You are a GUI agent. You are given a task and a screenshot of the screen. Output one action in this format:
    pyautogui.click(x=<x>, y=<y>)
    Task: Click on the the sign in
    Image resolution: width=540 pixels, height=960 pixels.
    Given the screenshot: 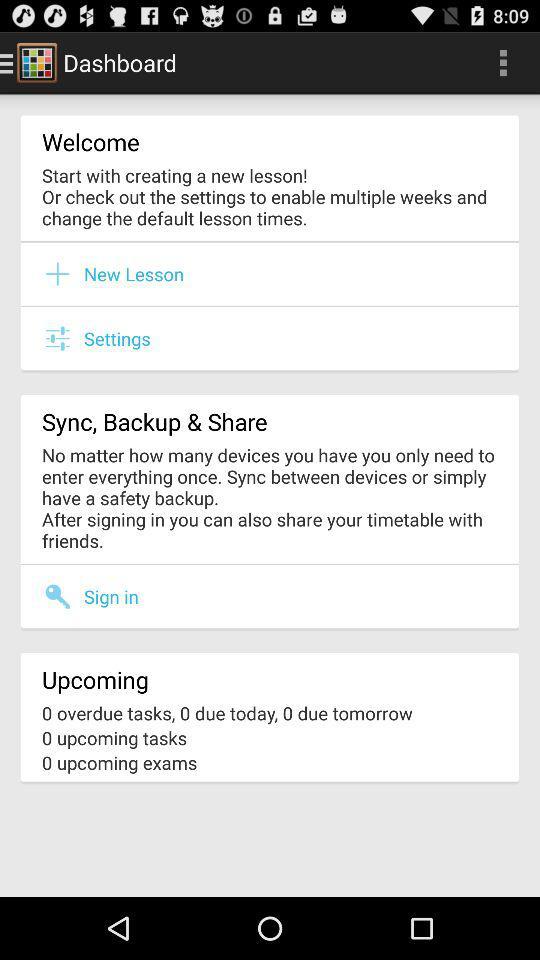 What is the action you would take?
    pyautogui.click(x=111, y=596)
    